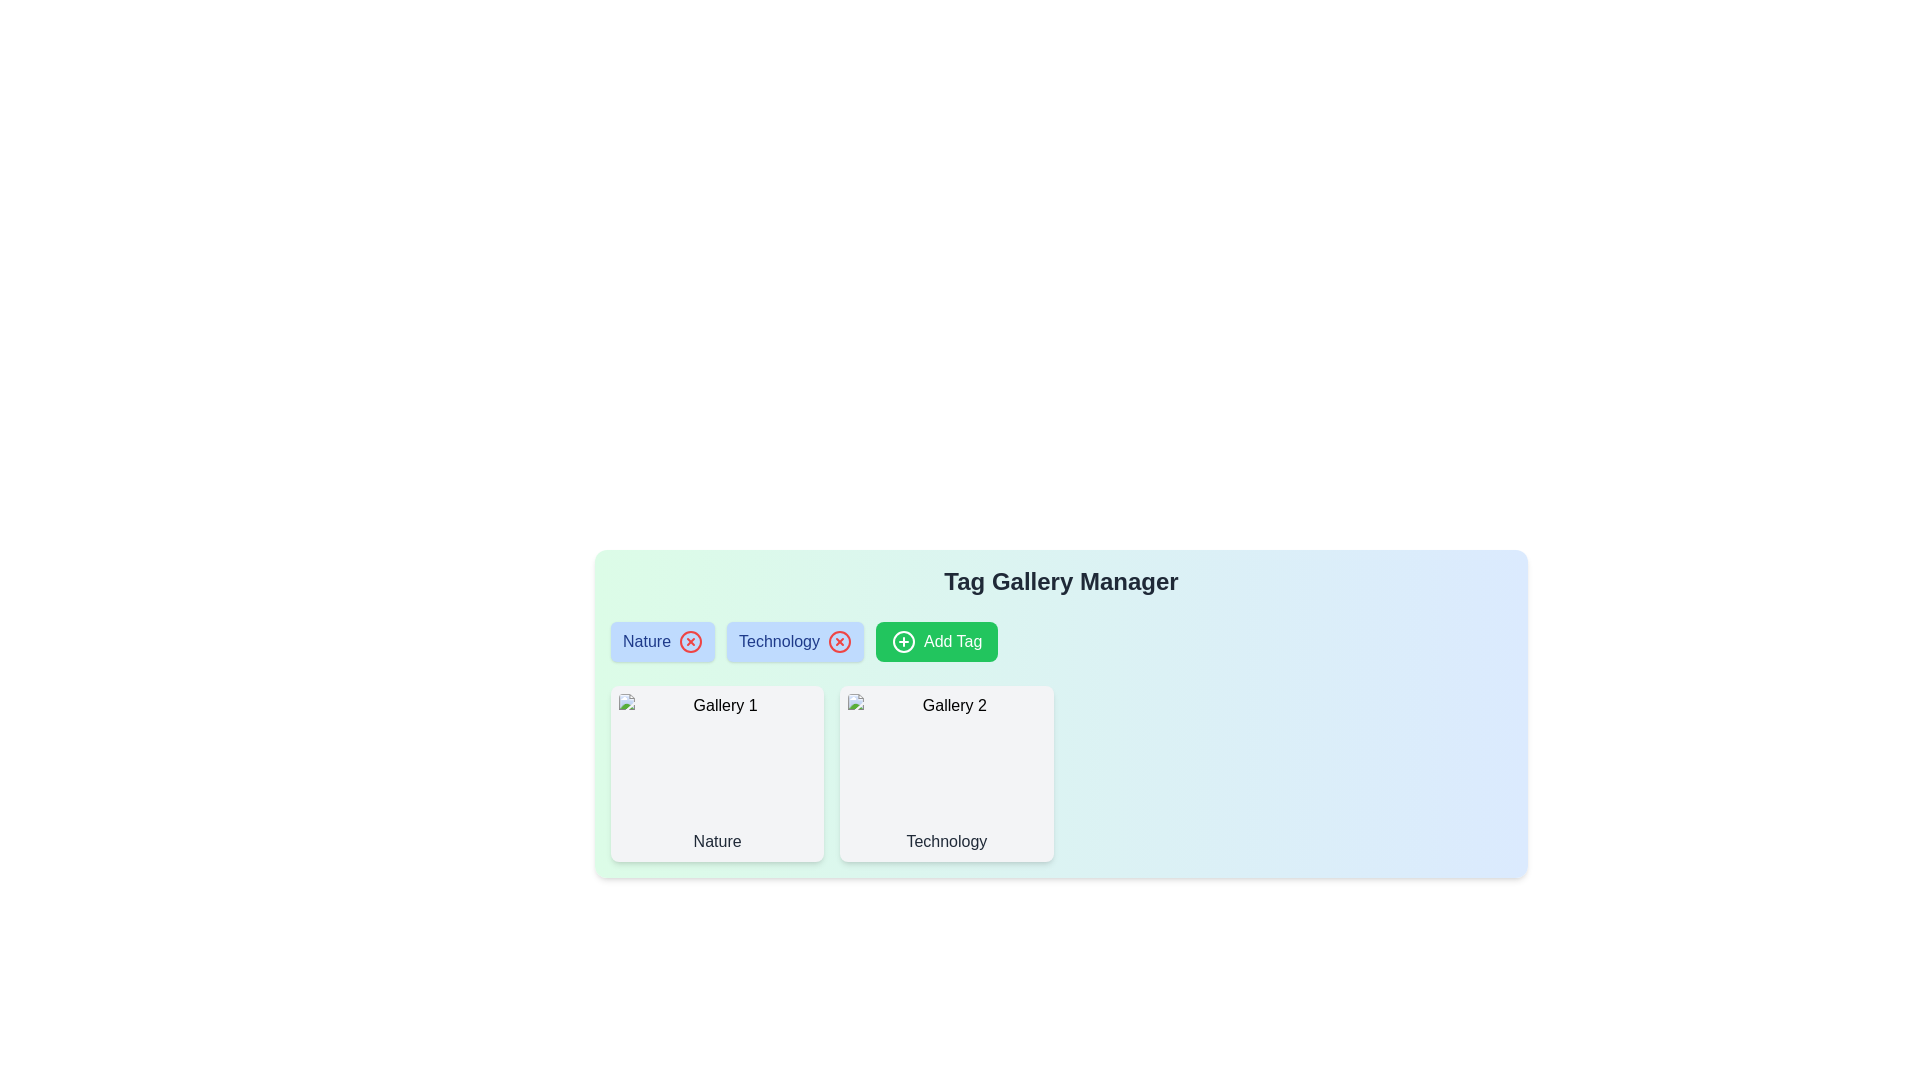 The height and width of the screenshot is (1080, 1920). I want to click on the SVG Icon that signifies the functionality of addition, located to the left of the 'Add Tag' button, so click(902, 641).